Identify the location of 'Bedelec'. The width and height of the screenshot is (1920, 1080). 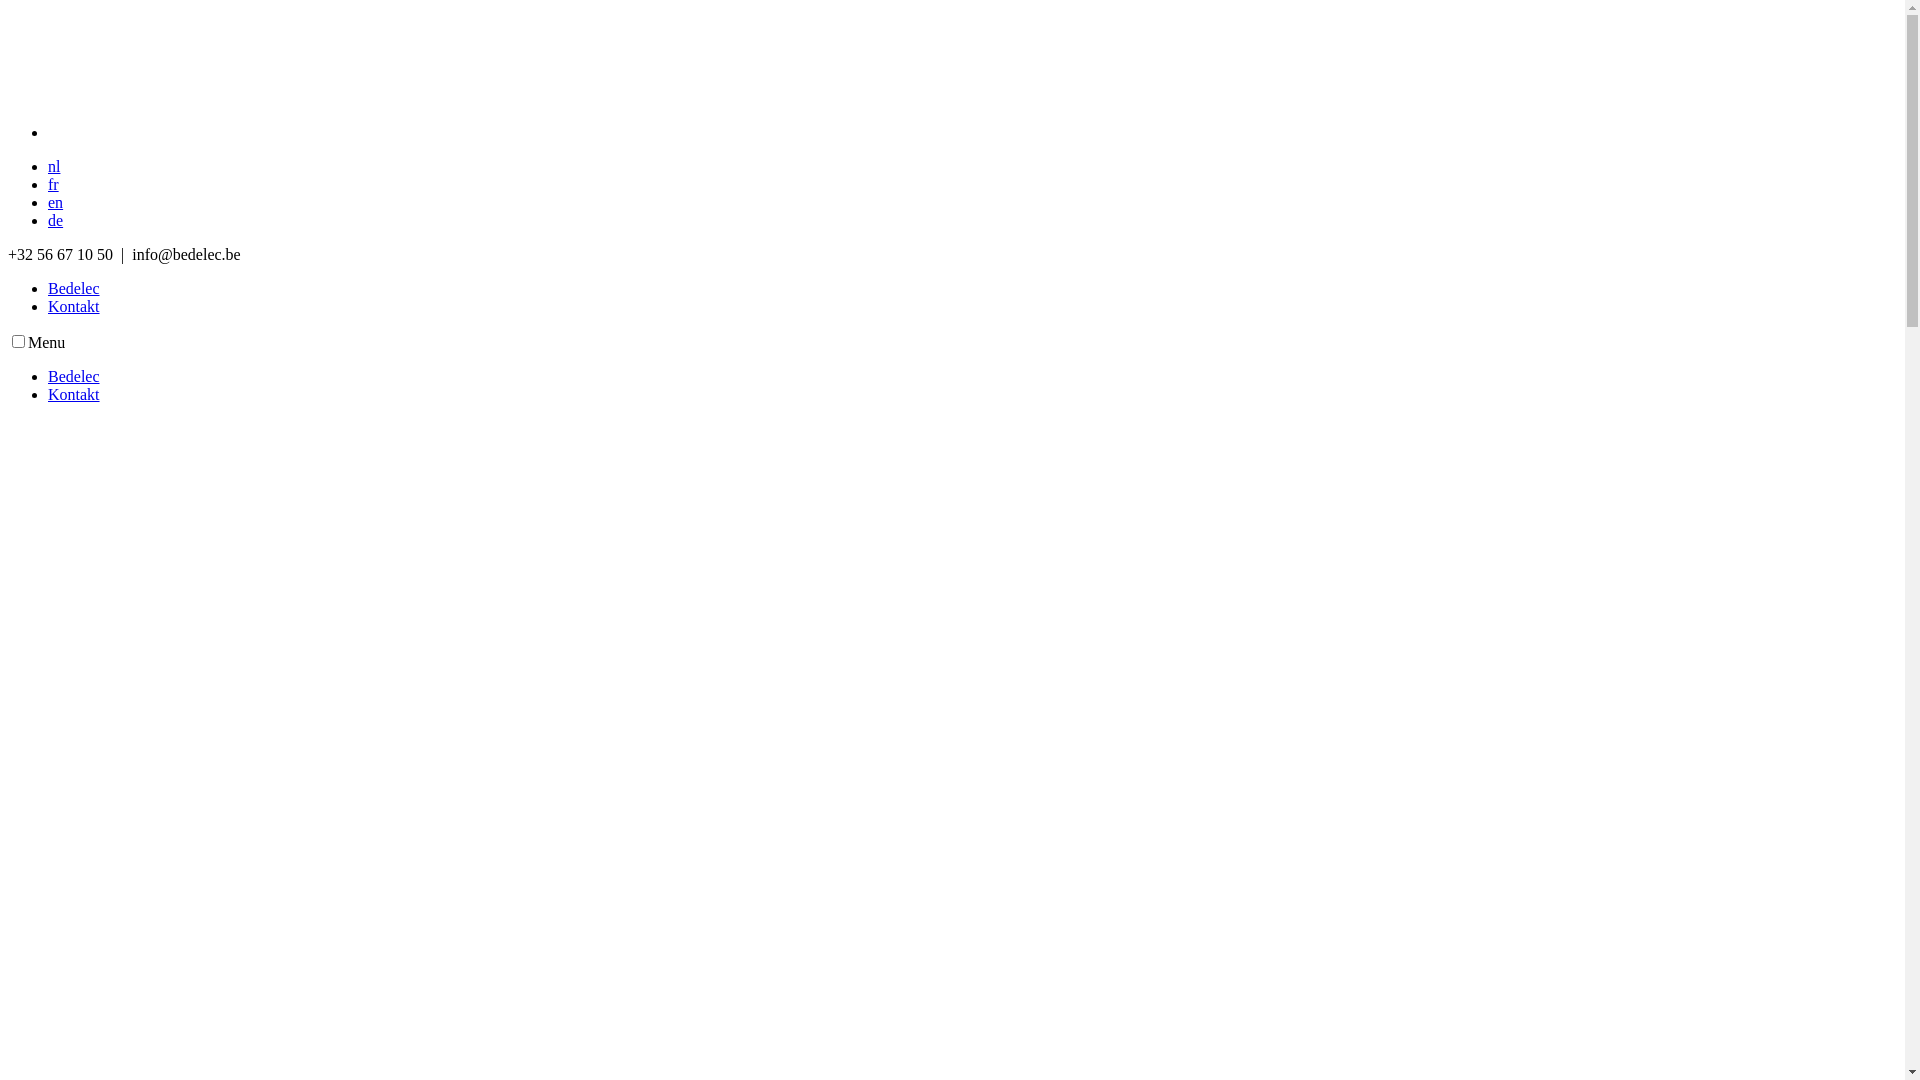
(48, 376).